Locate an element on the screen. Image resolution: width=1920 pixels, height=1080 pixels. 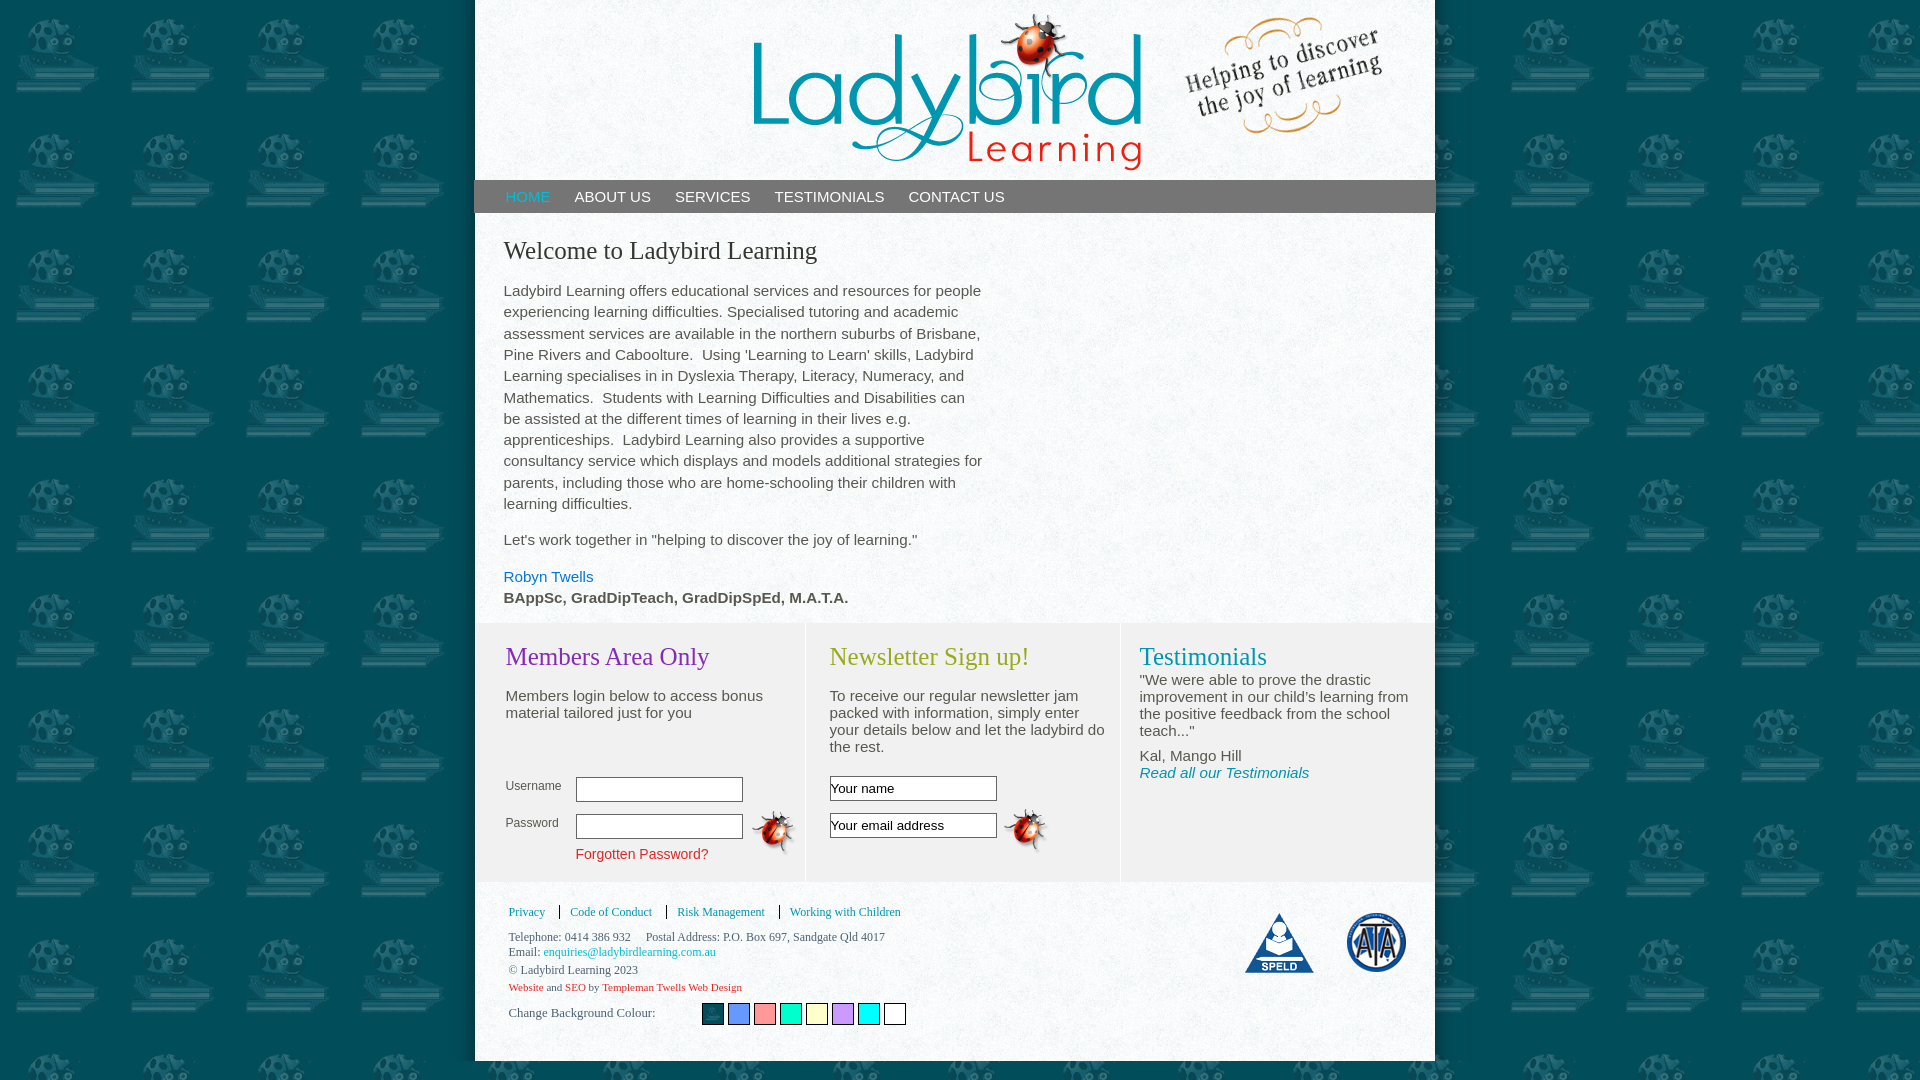
'Risk Management' is located at coordinates (720, 911).